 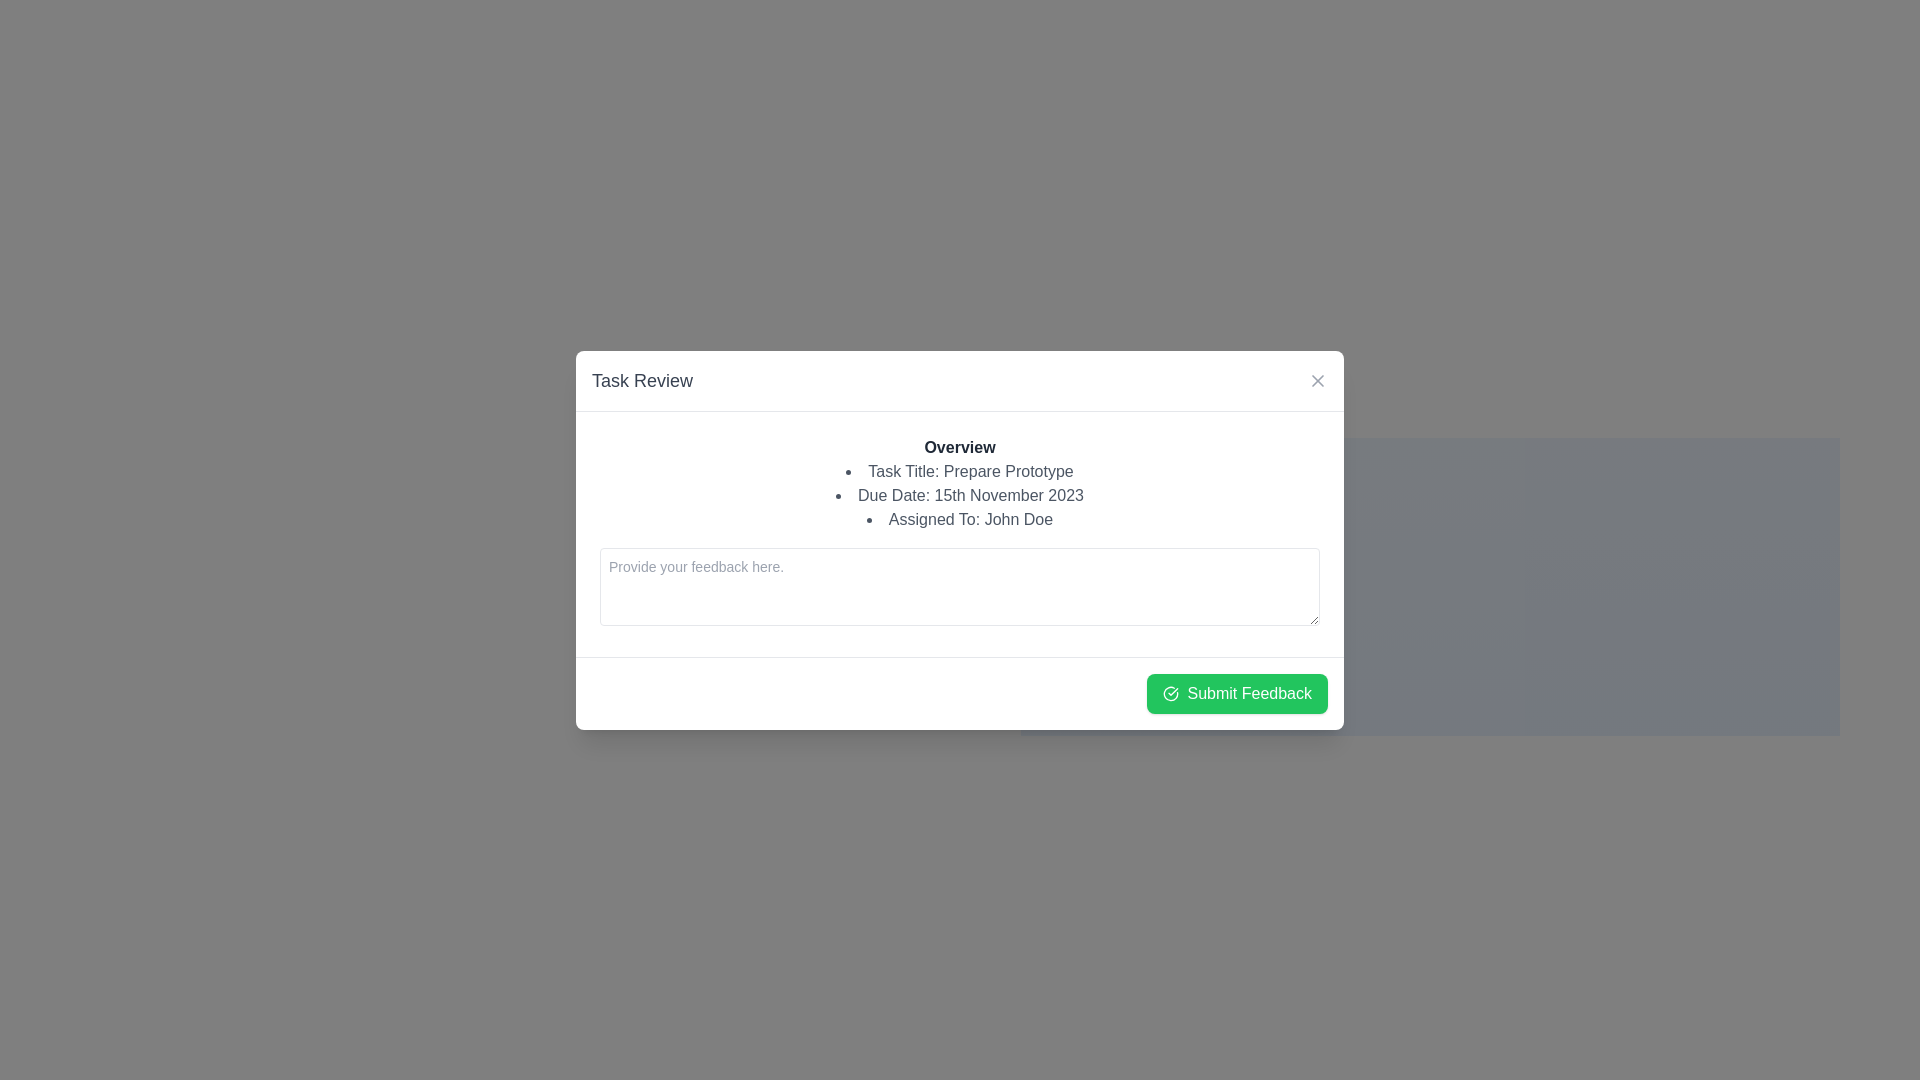 What do you see at coordinates (960, 446) in the screenshot?
I see `the static text label that indicates the section title for the following information, positioned at the top of the modal above 'Task Title', 'Due Date', and 'Assigned To'` at bounding box center [960, 446].